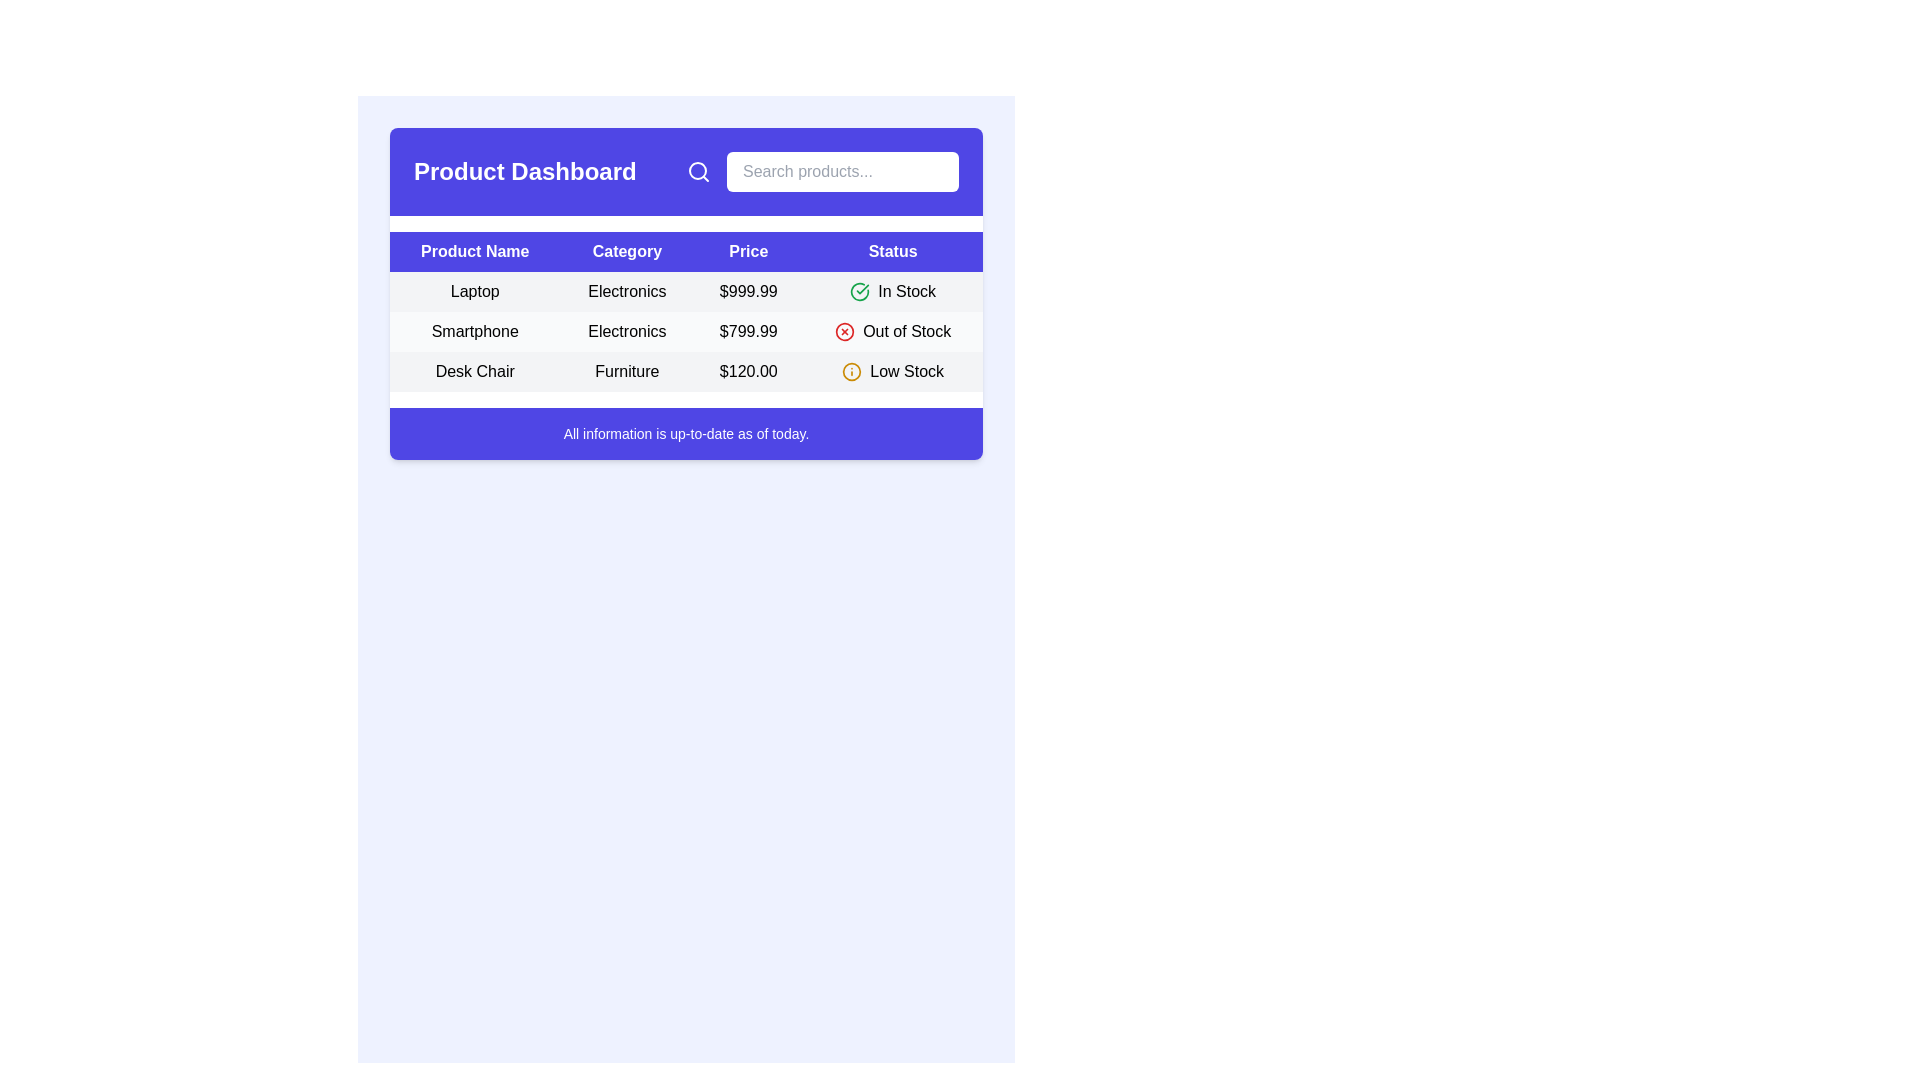 The image size is (1920, 1080). I want to click on the Text label indicating the product name, located in the third row of the table under the 'Product Name' column, to assist users in identifying items, so click(474, 371).